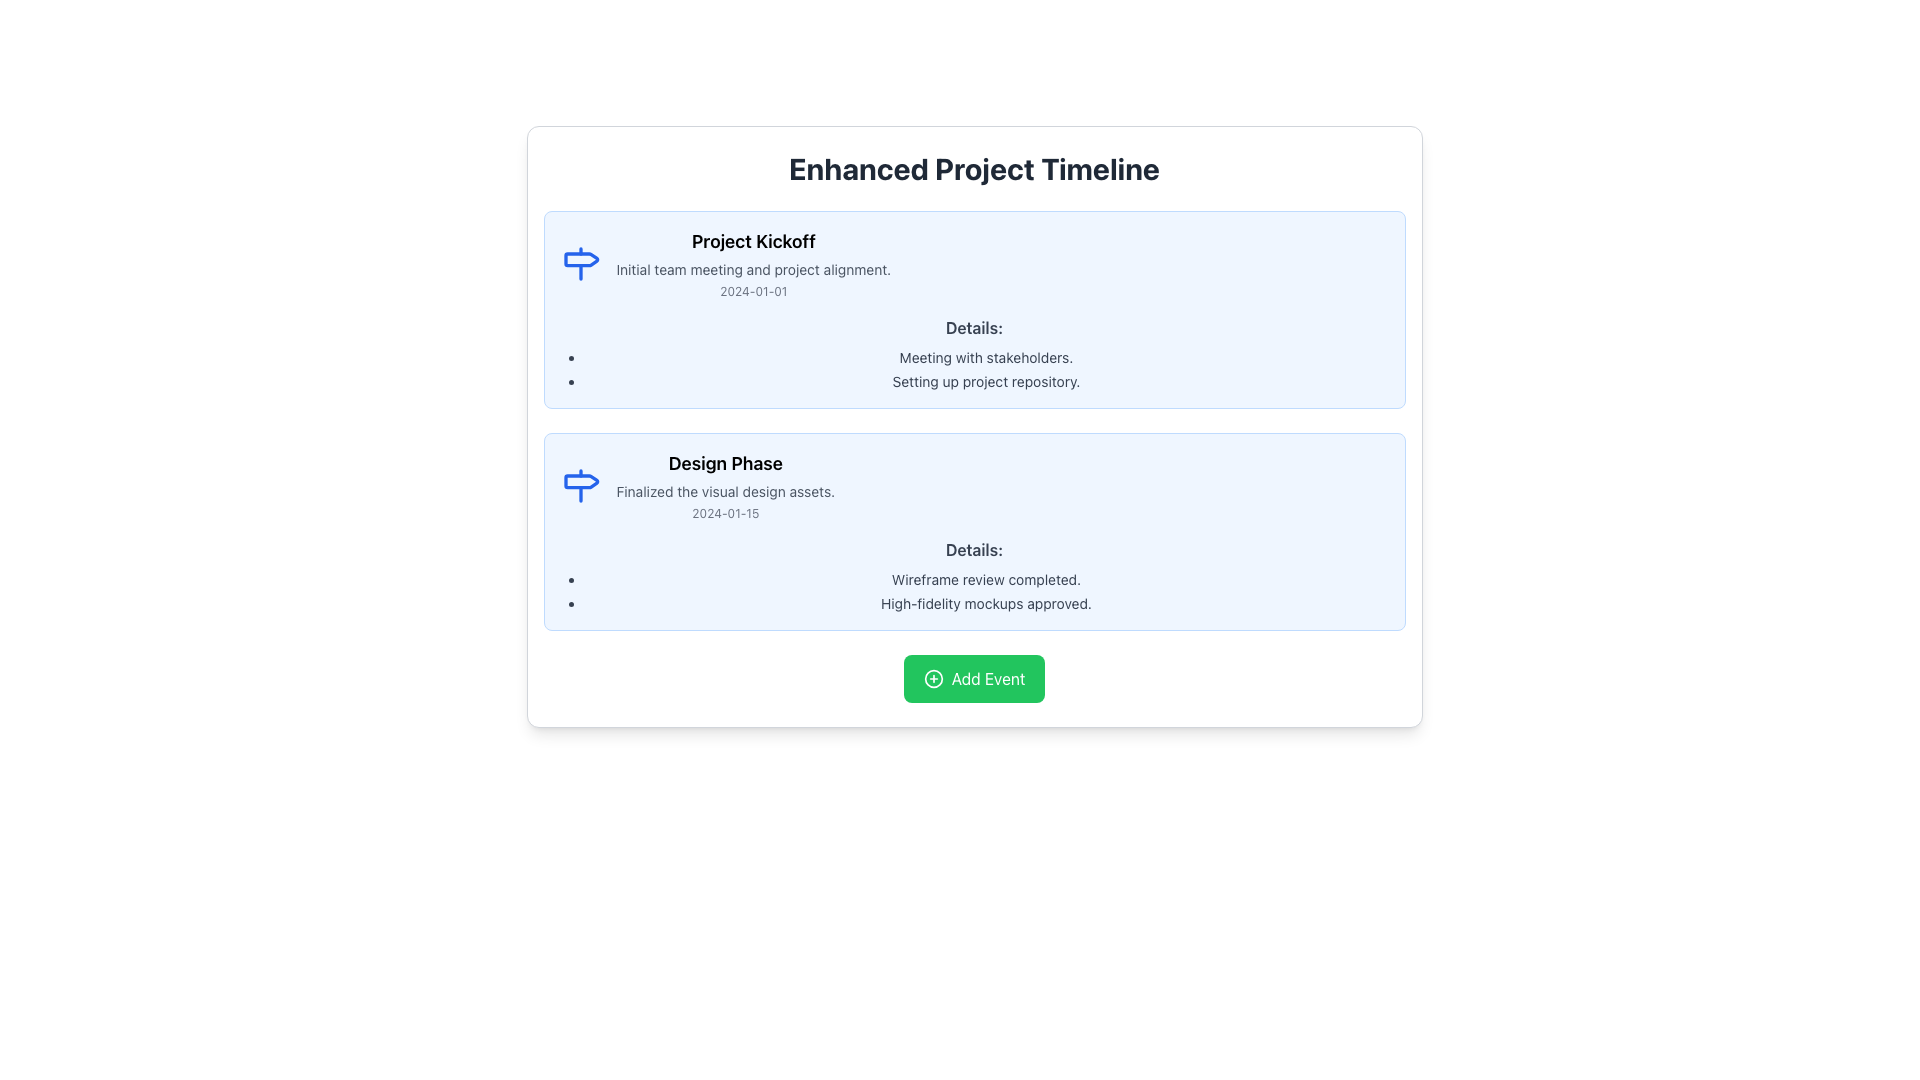 The width and height of the screenshot is (1920, 1080). I want to click on the 'add' icon located to the left of the 'Add Event' button text, so click(931, 677).